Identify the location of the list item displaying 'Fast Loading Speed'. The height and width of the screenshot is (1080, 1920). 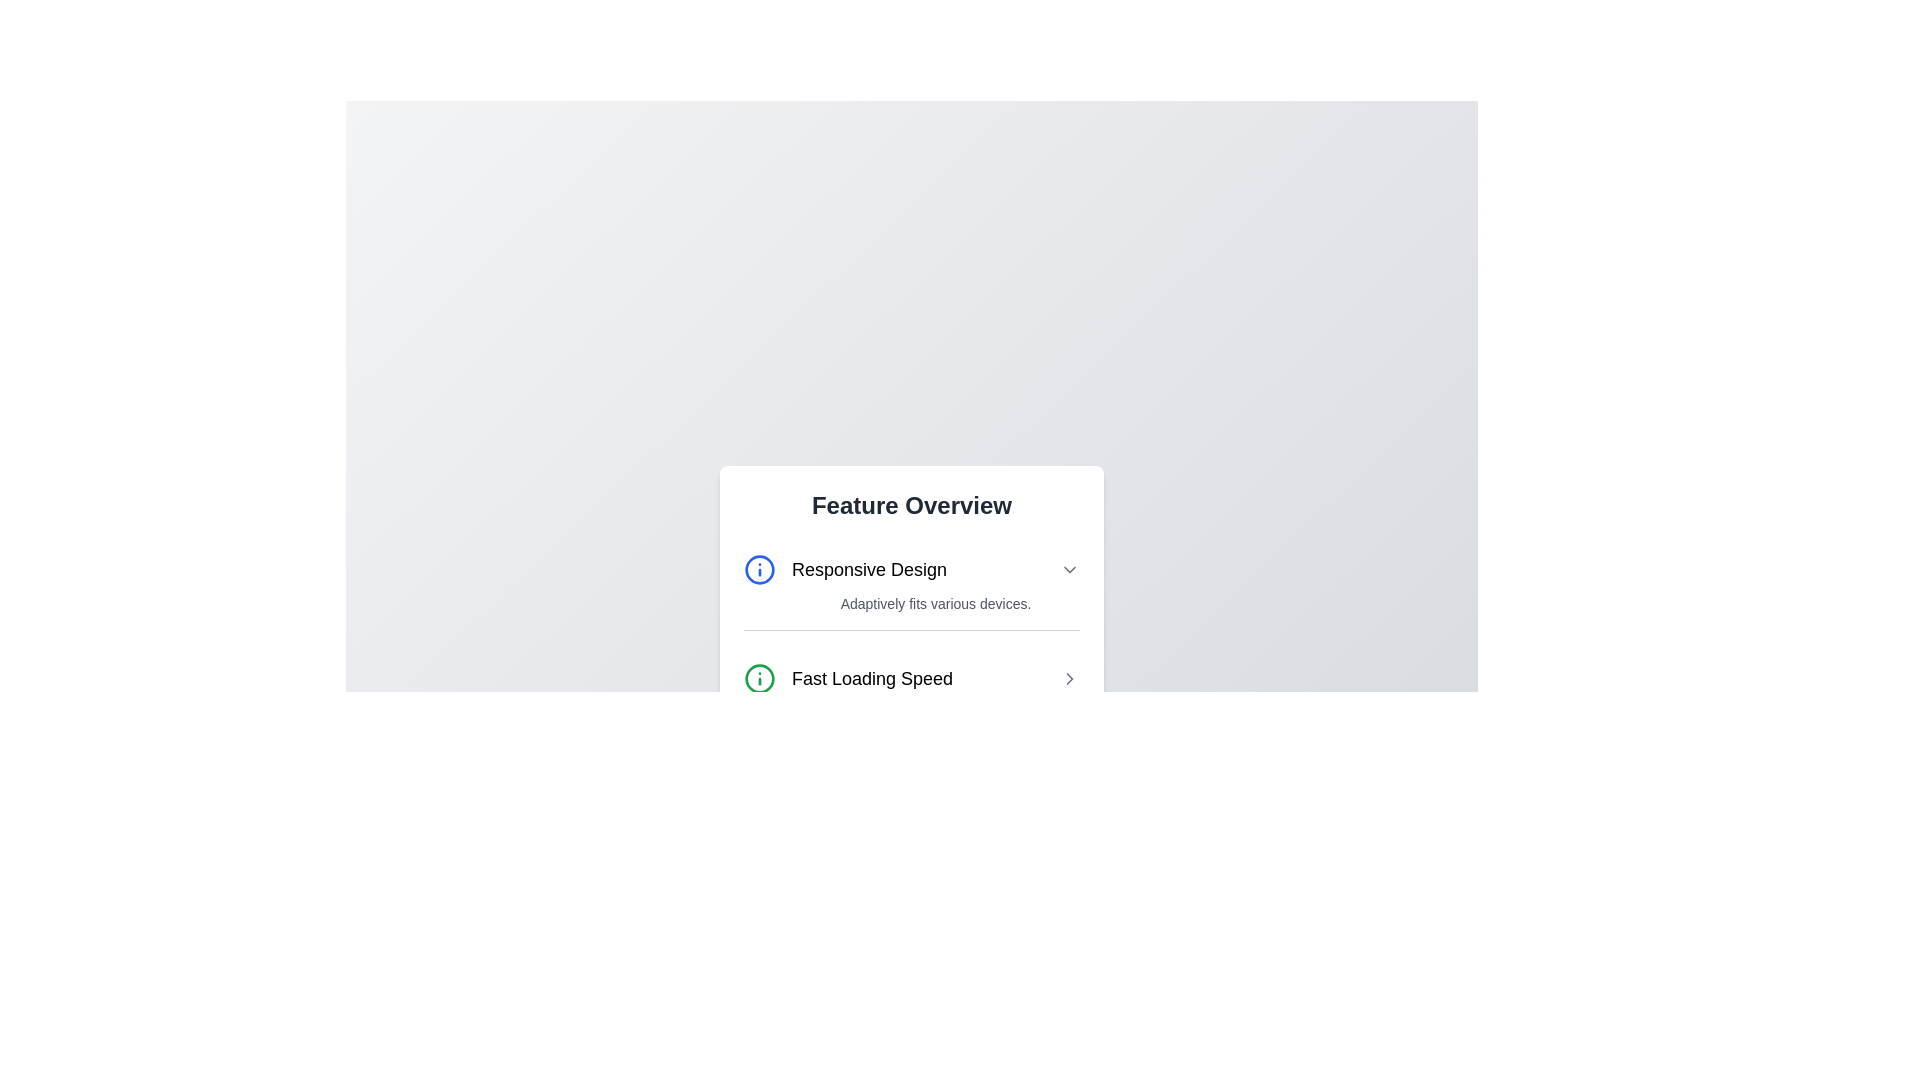
(911, 677).